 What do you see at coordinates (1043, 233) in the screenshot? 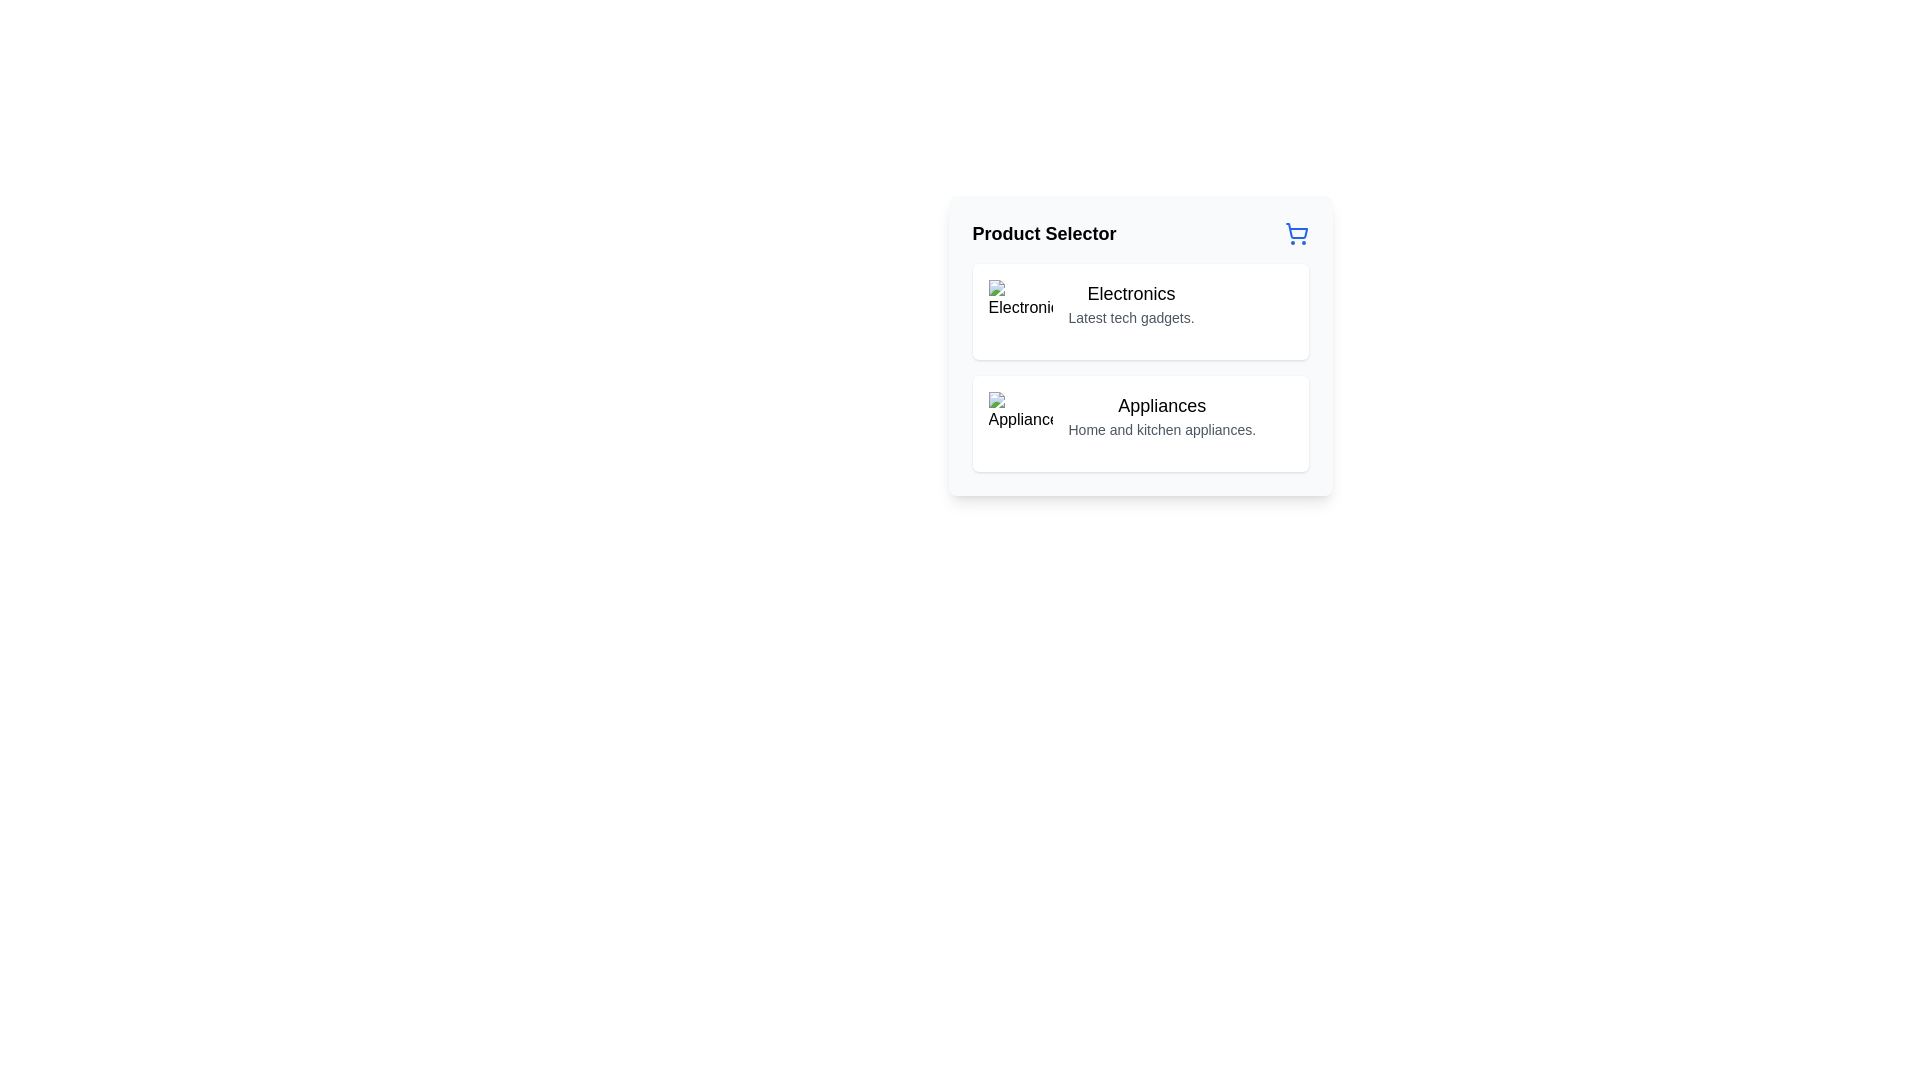
I see `the header text label that provides context for the surrounding section, located on the left side next to the shopping cart icon` at bounding box center [1043, 233].